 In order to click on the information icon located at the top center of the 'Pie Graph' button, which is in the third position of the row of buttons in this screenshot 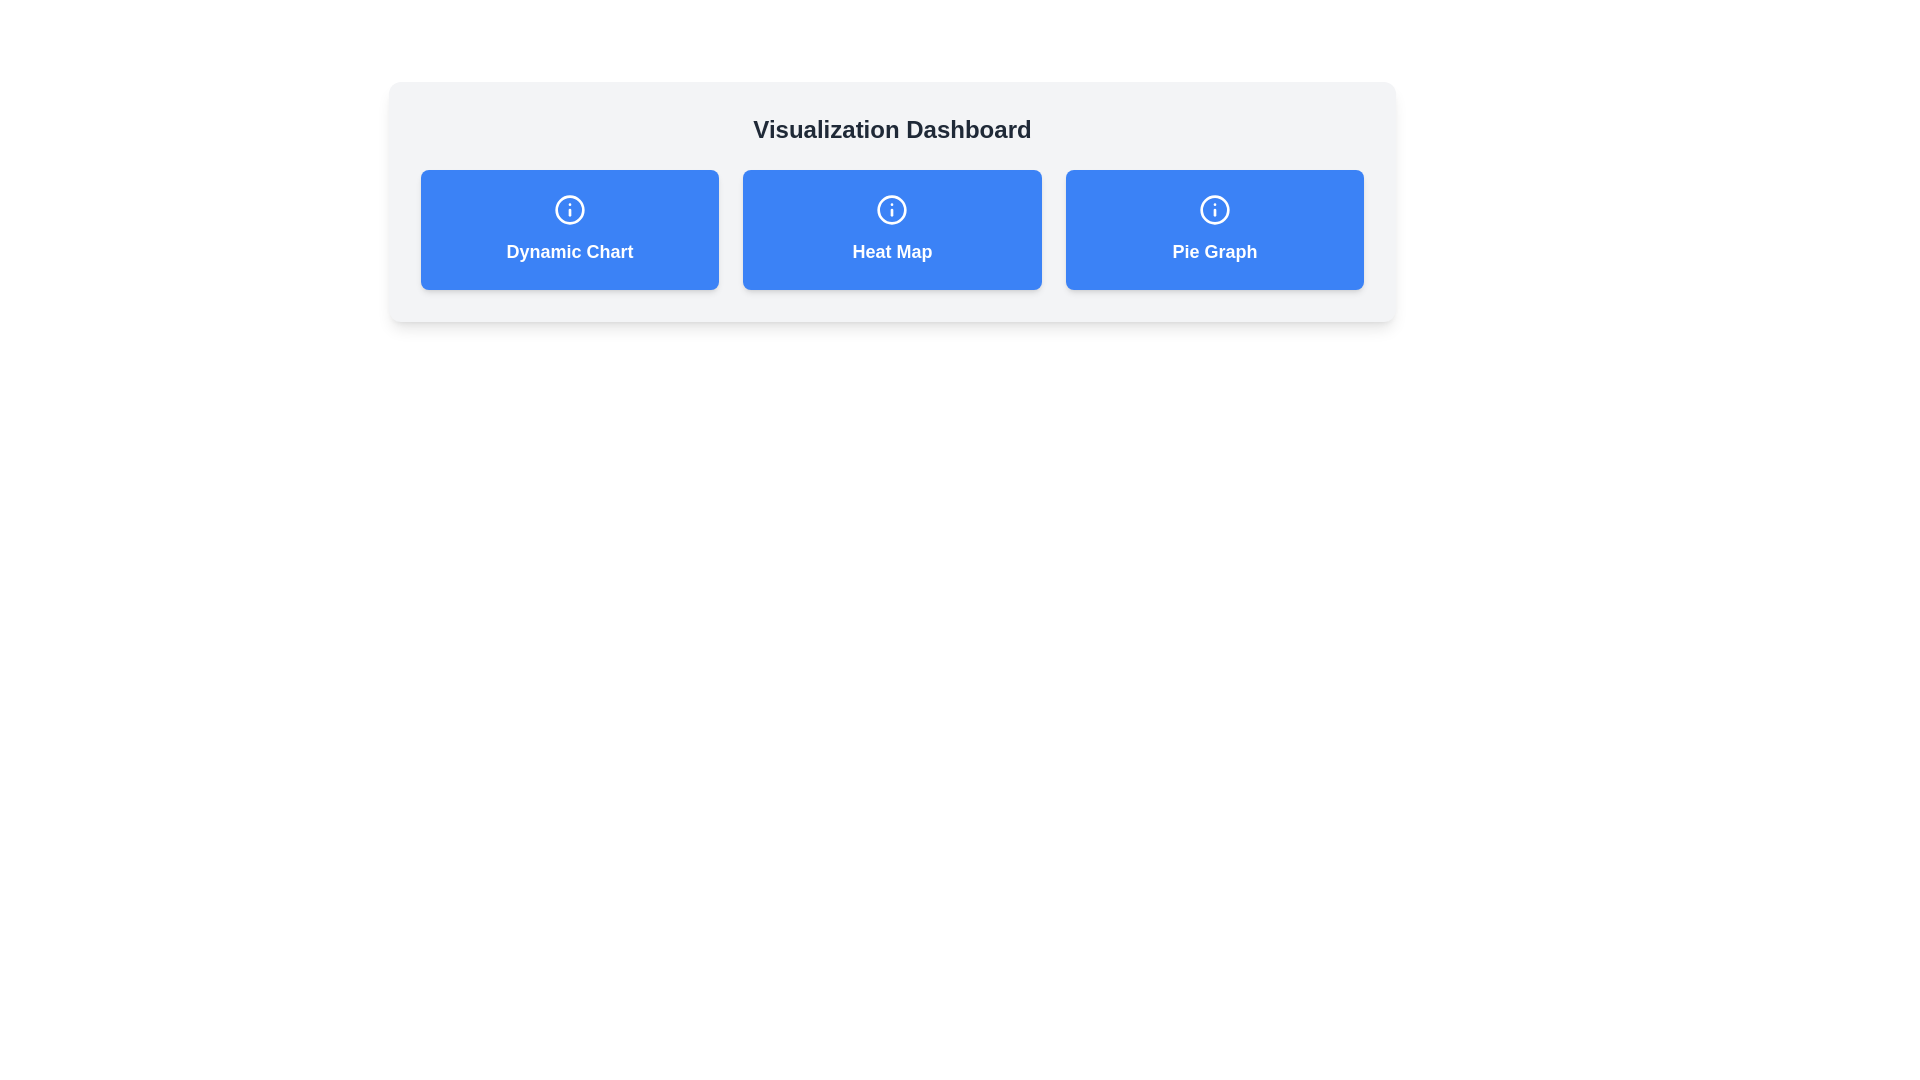, I will do `click(1213, 209)`.